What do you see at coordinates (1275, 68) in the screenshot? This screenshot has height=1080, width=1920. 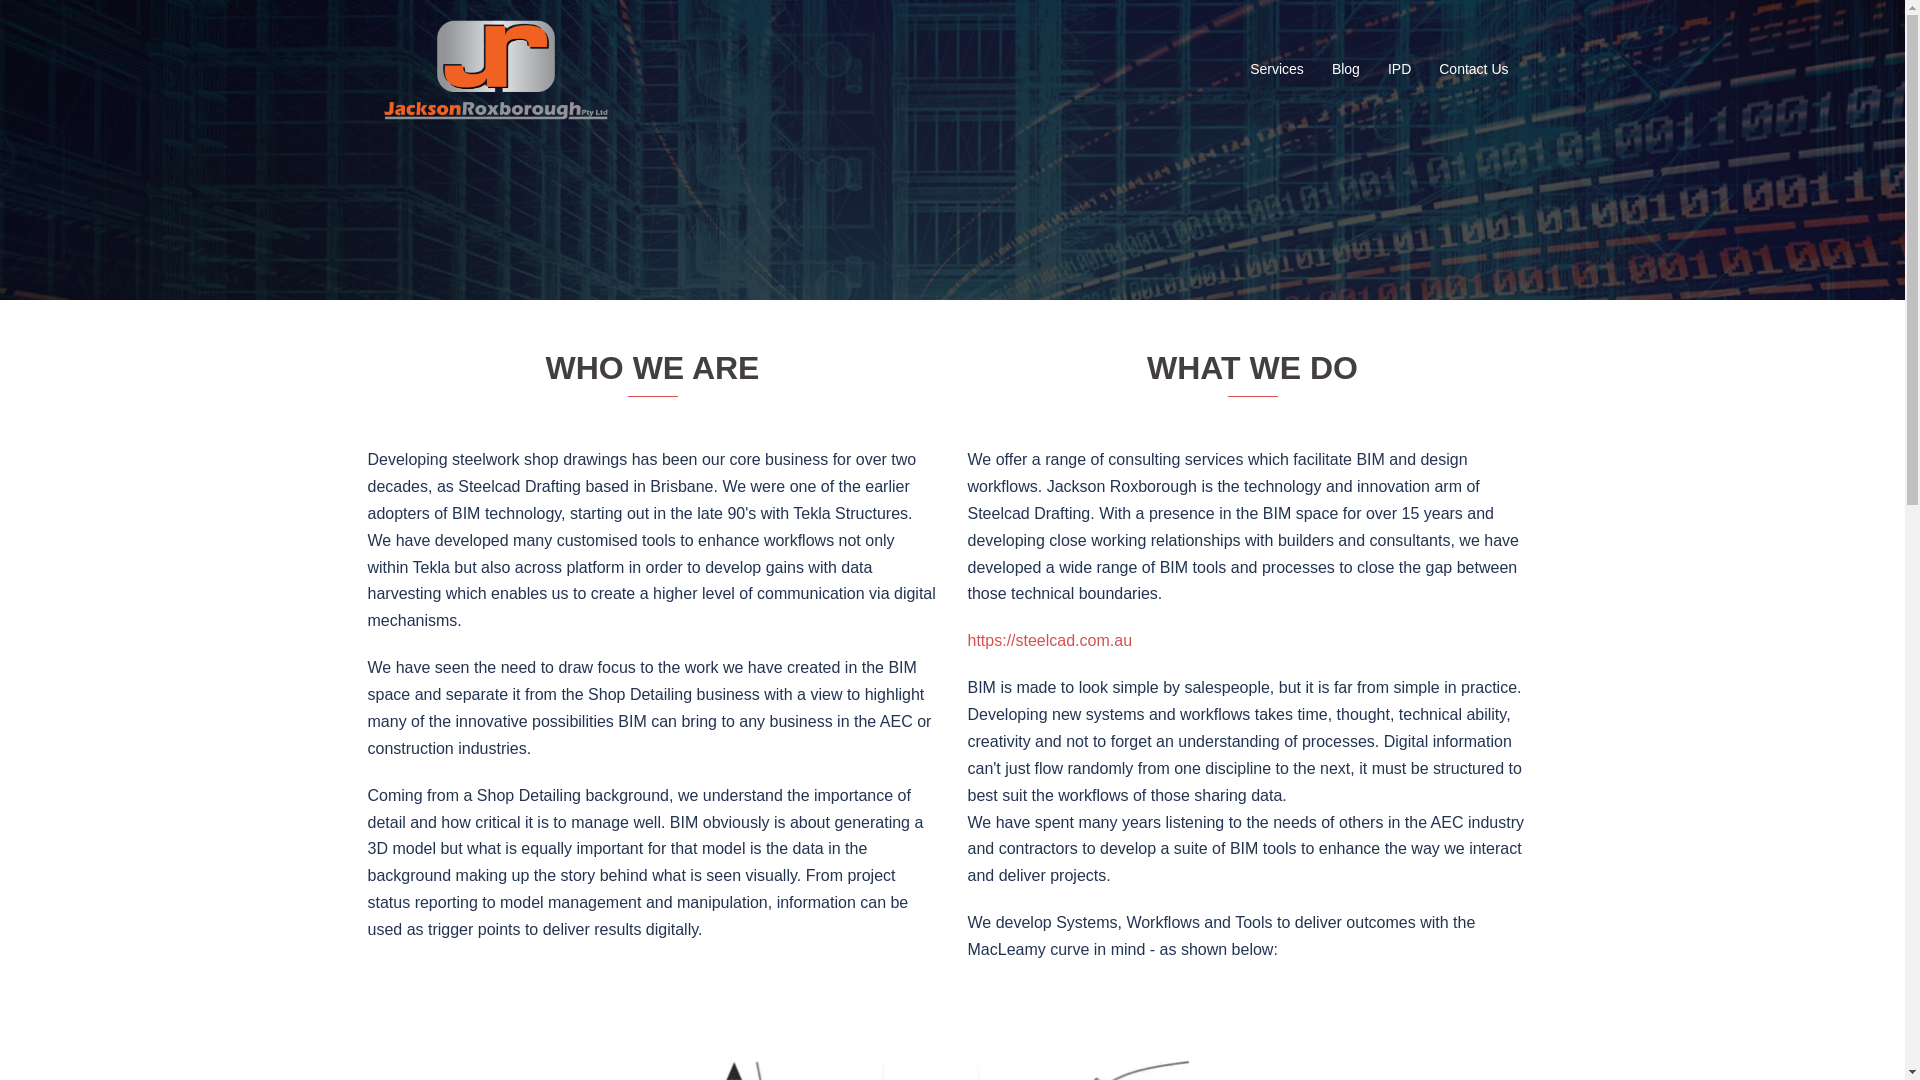 I see `'Services'` at bounding box center [1275, 68].